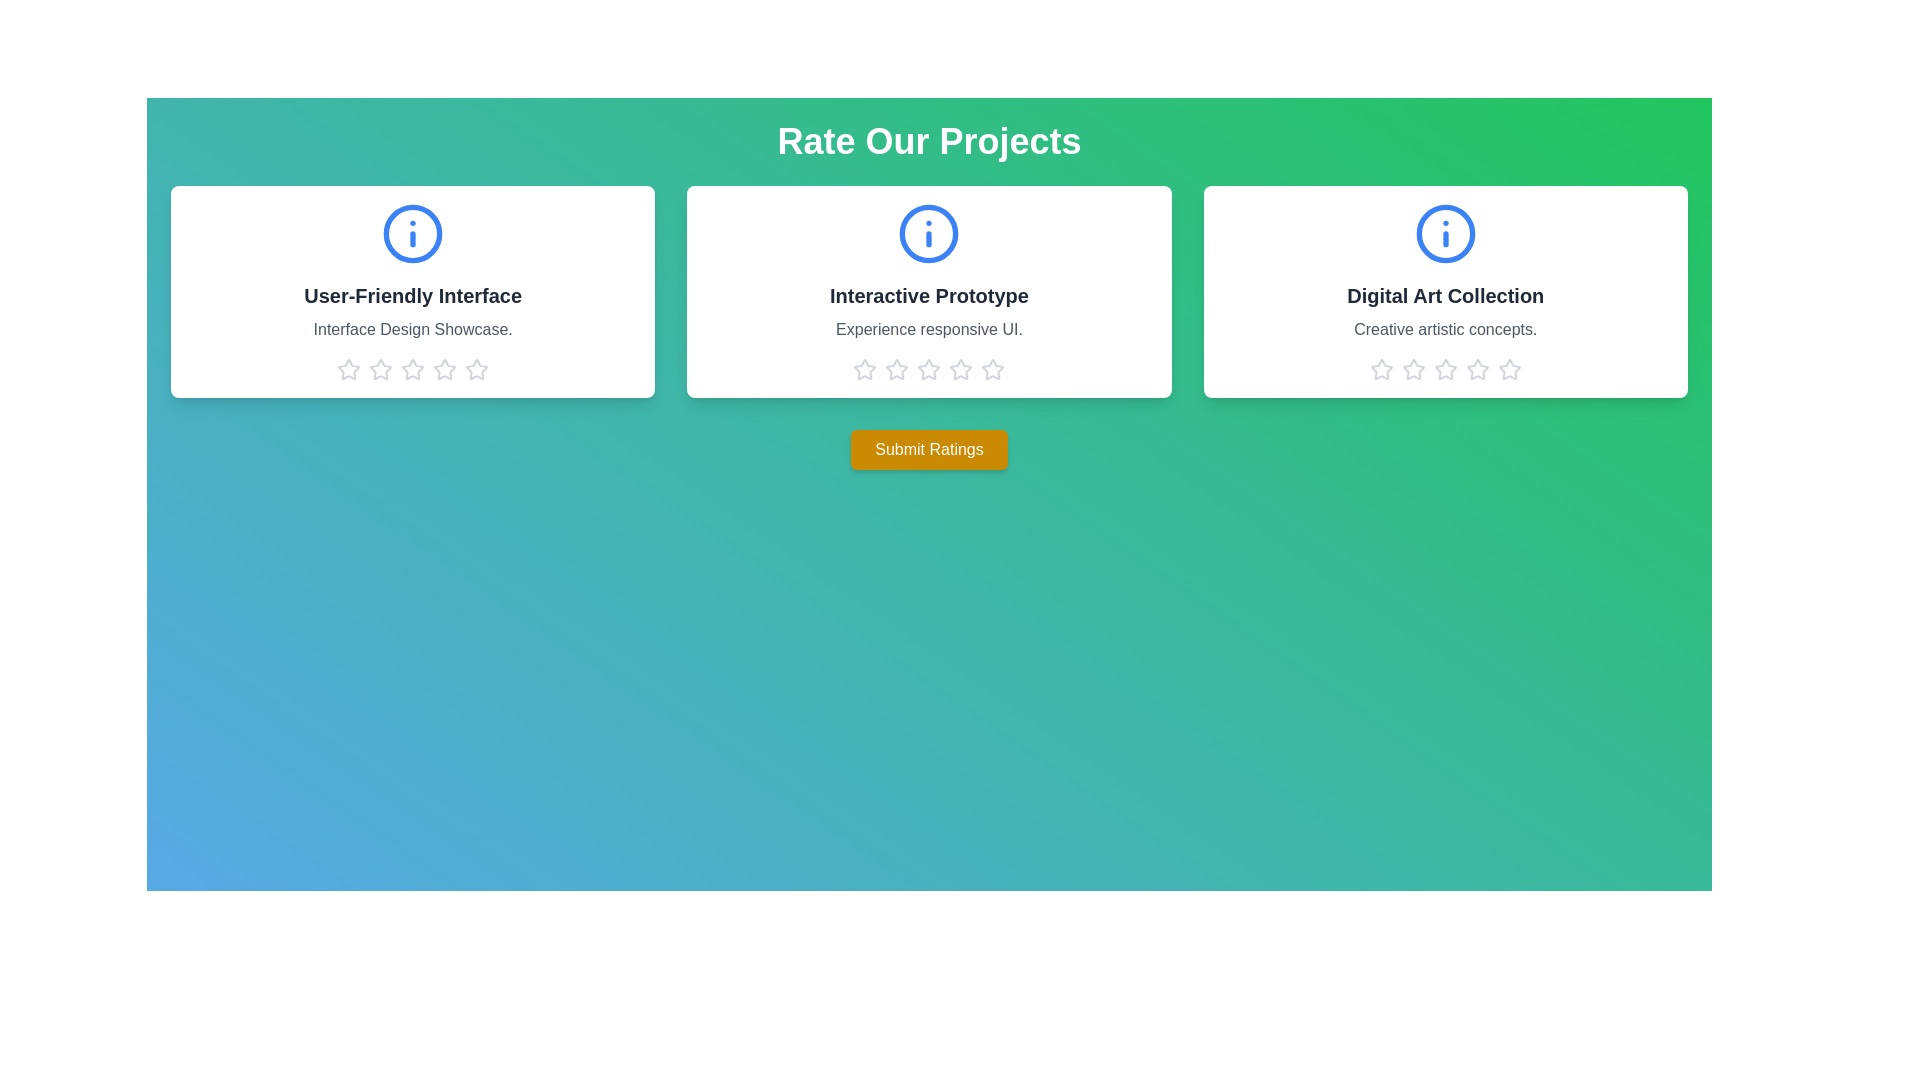 The width and height of the screenshot is (1920, 1080). What do you see at coordinates (928, 450) in the screenshot?
I see `the 'Submit Ratings' button to submit the ratings` at bounding box center [928, 450].